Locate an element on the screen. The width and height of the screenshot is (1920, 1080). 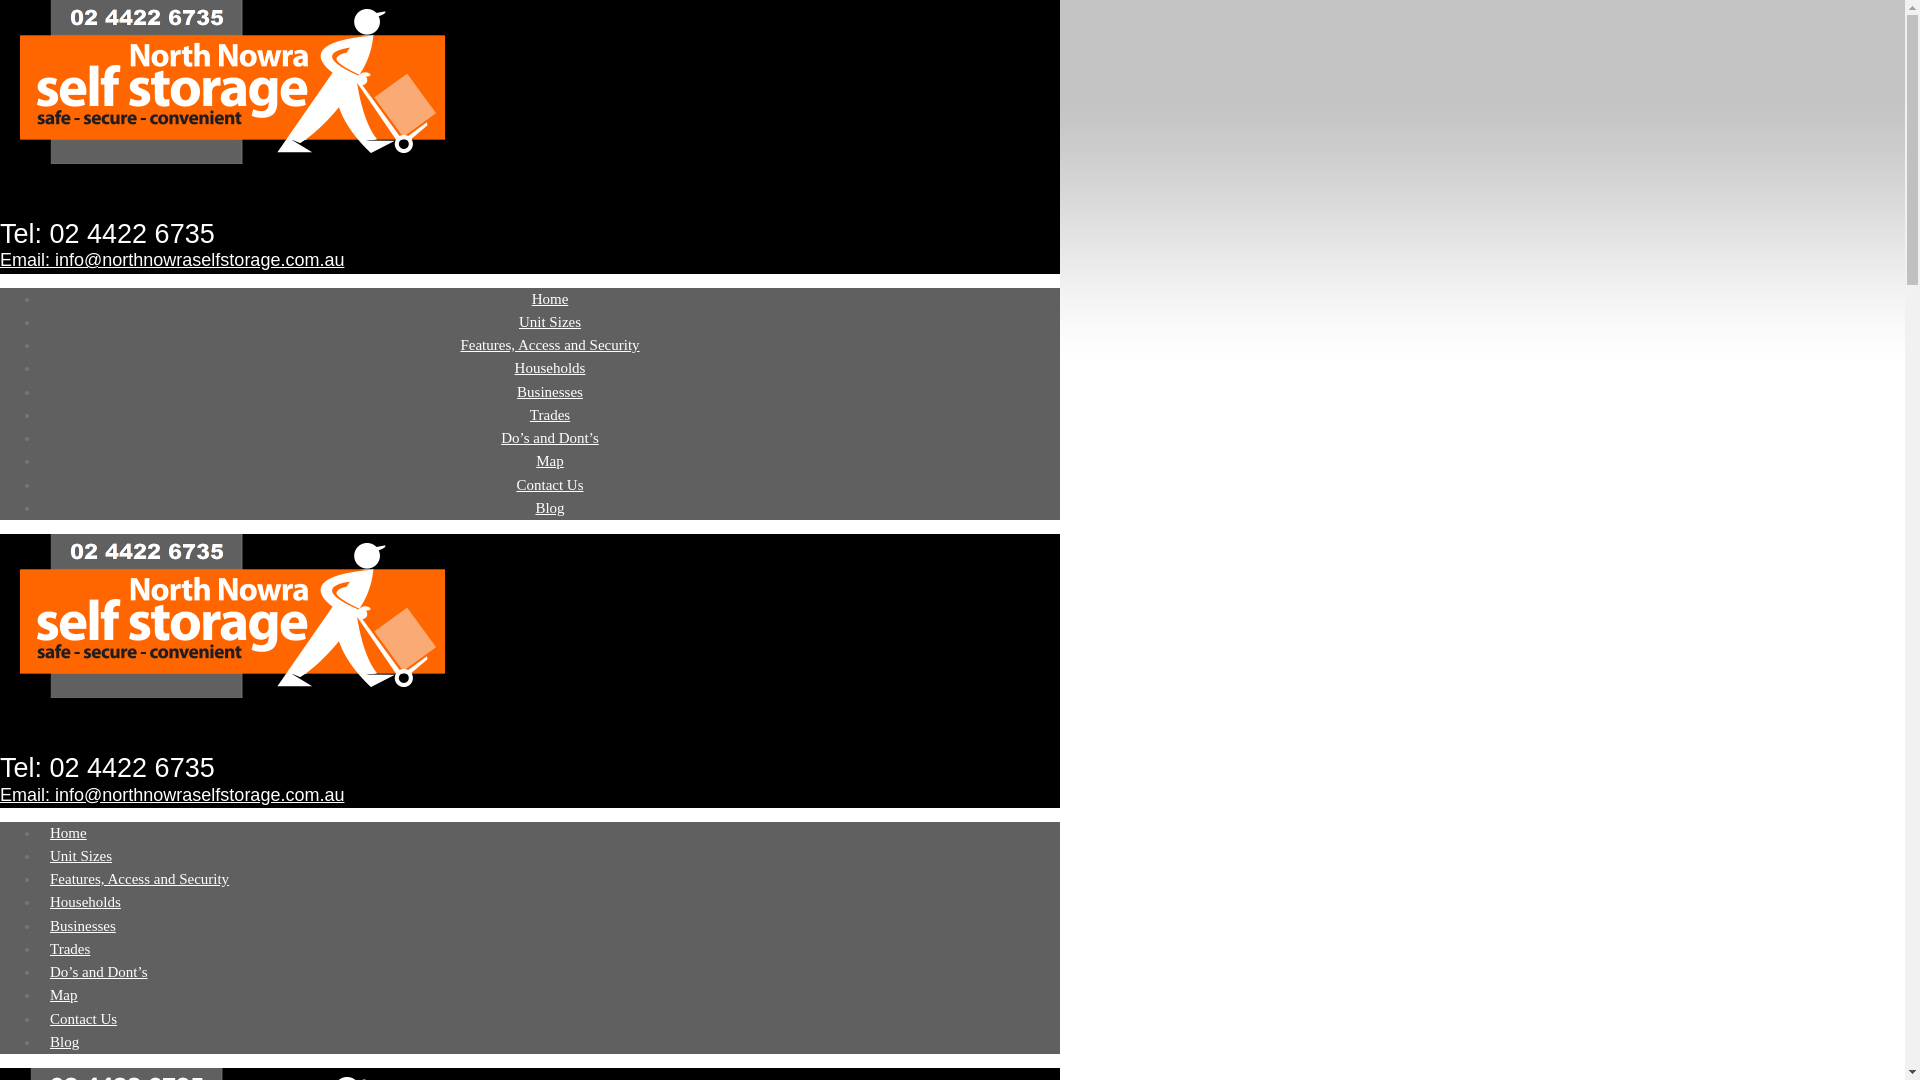
'Households' is located at coordinates (39, 902).